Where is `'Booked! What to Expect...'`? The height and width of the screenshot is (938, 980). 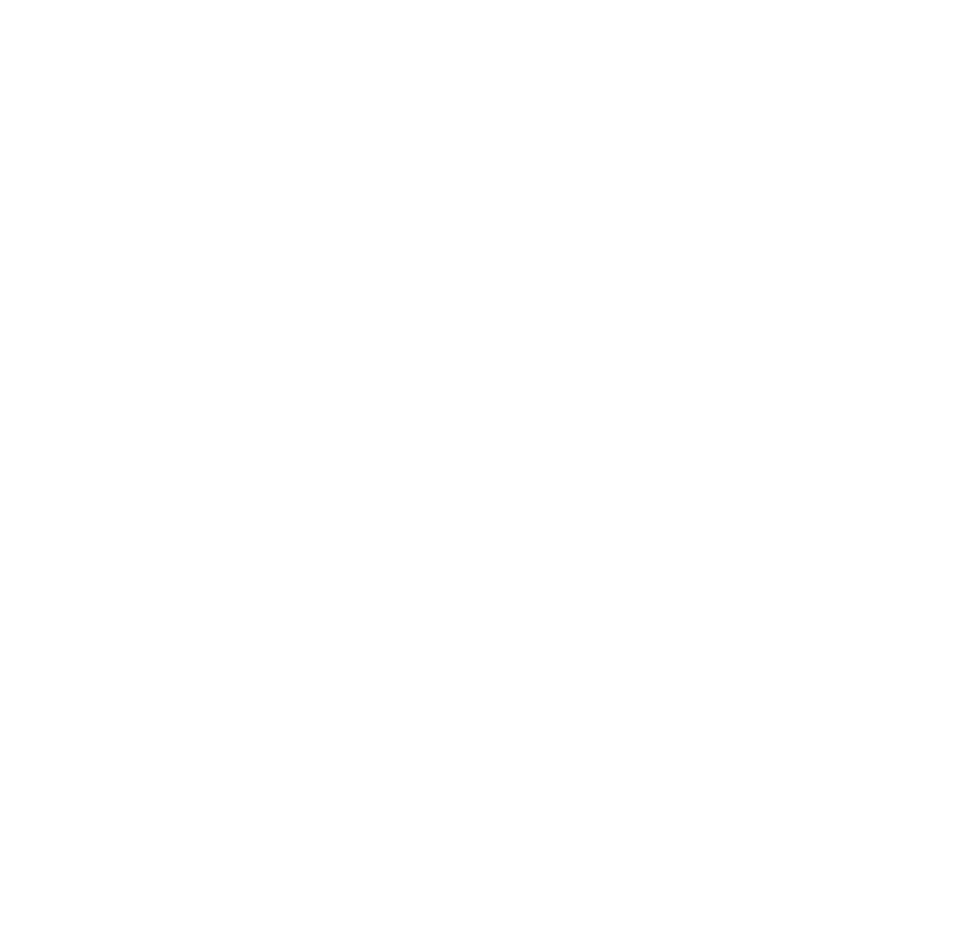
'Booked! What to Expect...' is located at coordinates (88, 130).